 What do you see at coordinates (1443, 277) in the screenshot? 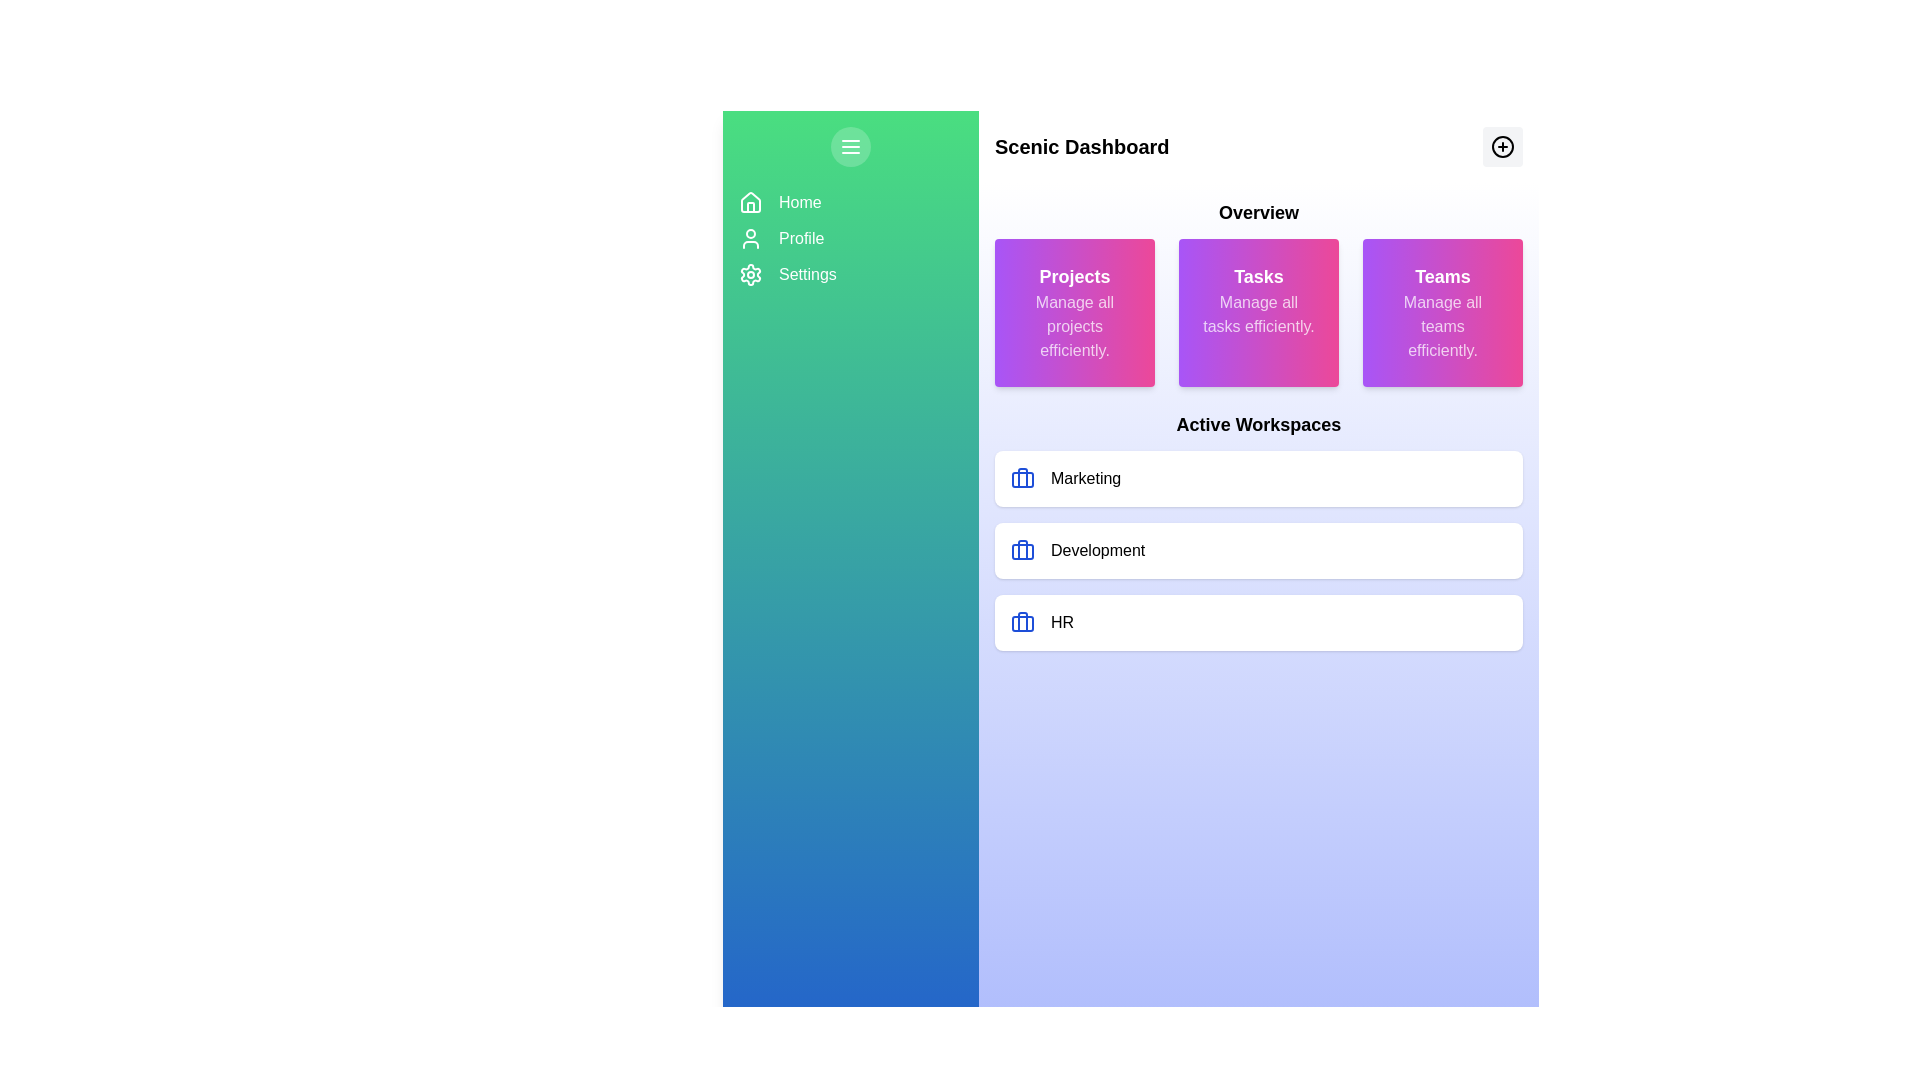
I see `the text label that serves as a title for the 'Teams' card located in the top-right purple-to-pink gradient card under the 'Overview' section` at bounding box center [1443, 277].